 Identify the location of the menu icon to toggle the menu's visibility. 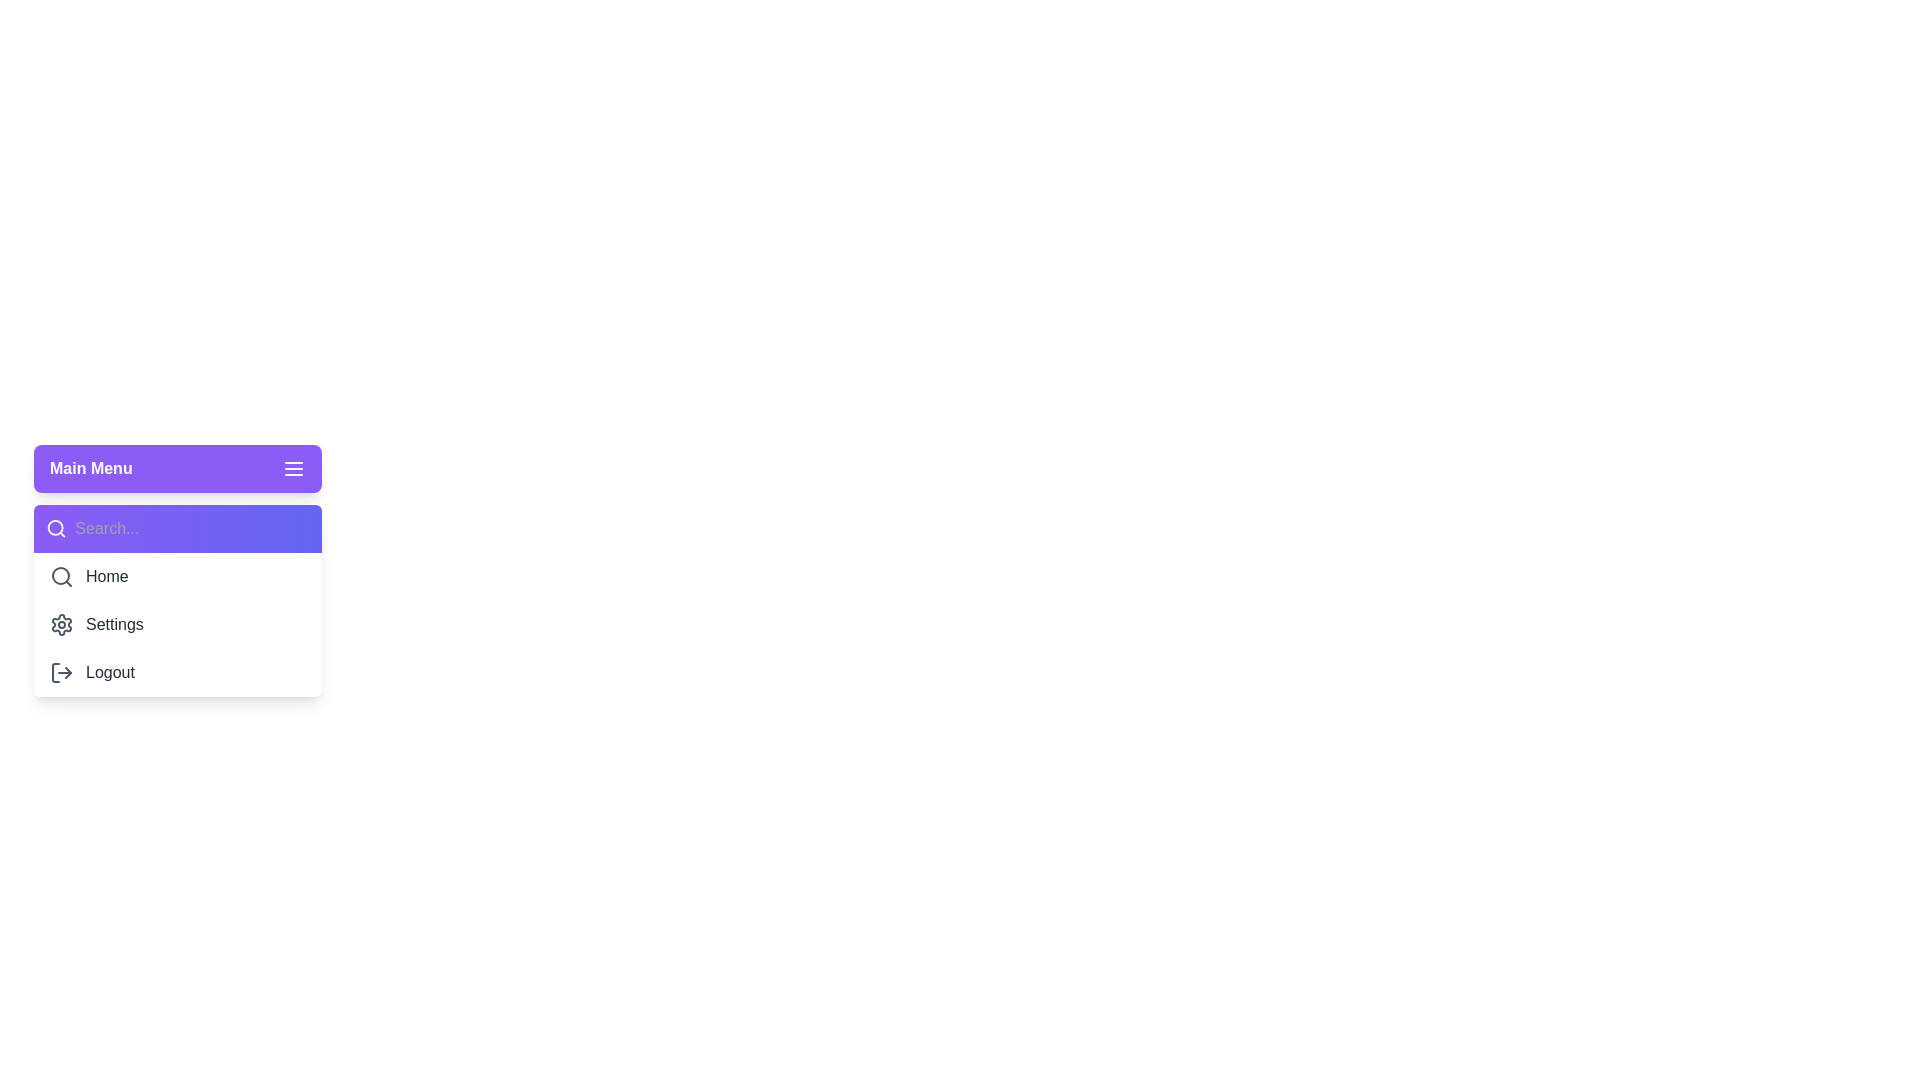
(292, 469).